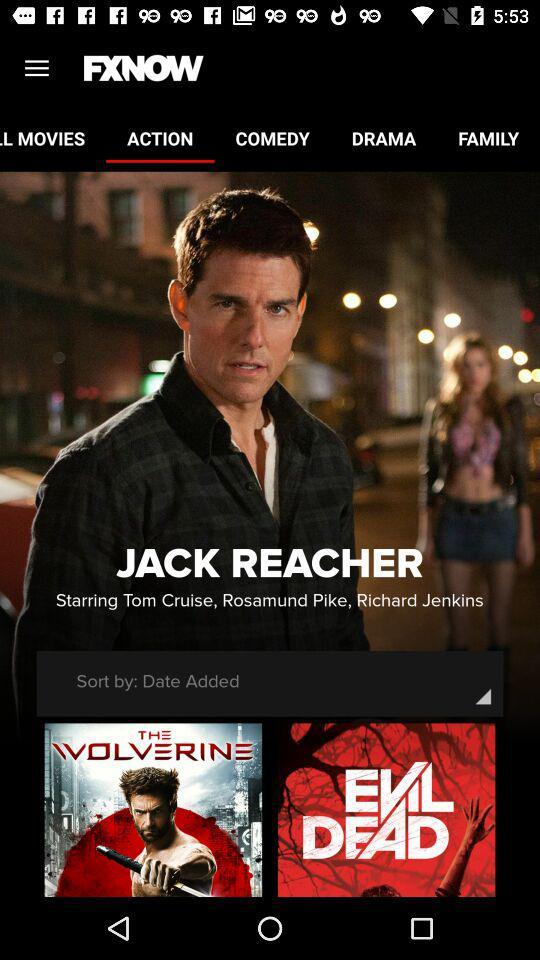  Describe the element at coordinates (270, 564) in the screenshot. I see `jack reacher item` at that location.